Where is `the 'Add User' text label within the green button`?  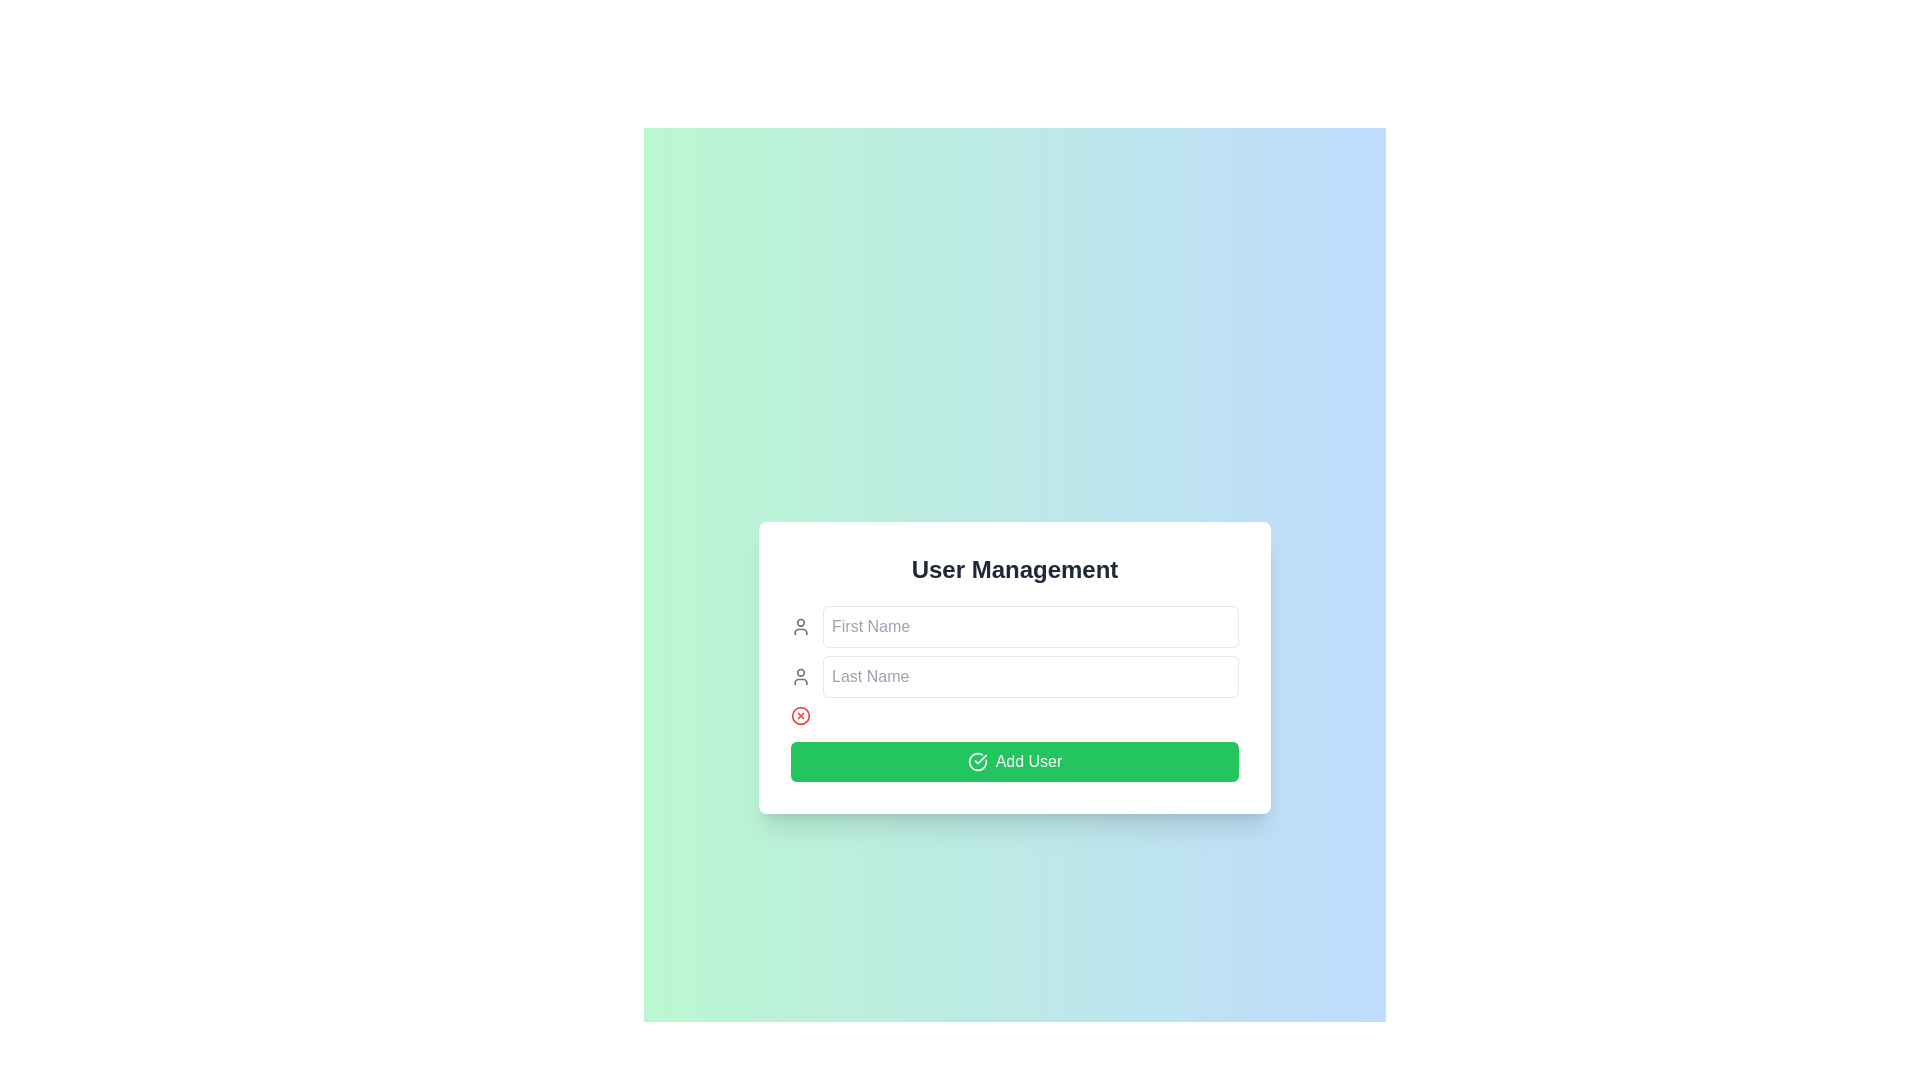
the 'Add User' text label within the green button is located at coordinates (1028, 762).